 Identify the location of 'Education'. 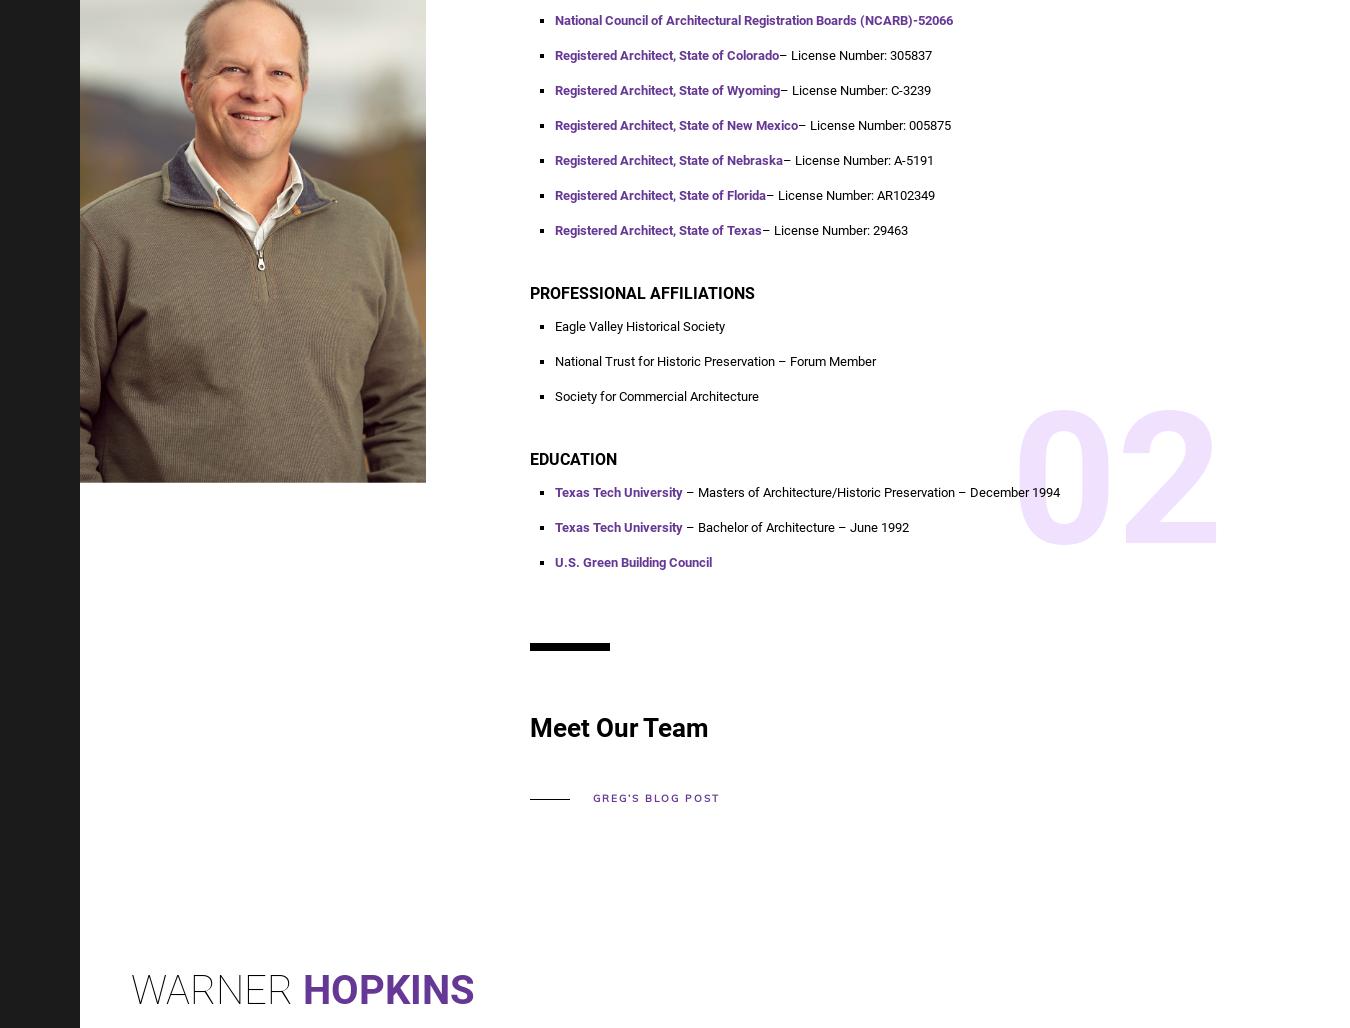
(573, 458).